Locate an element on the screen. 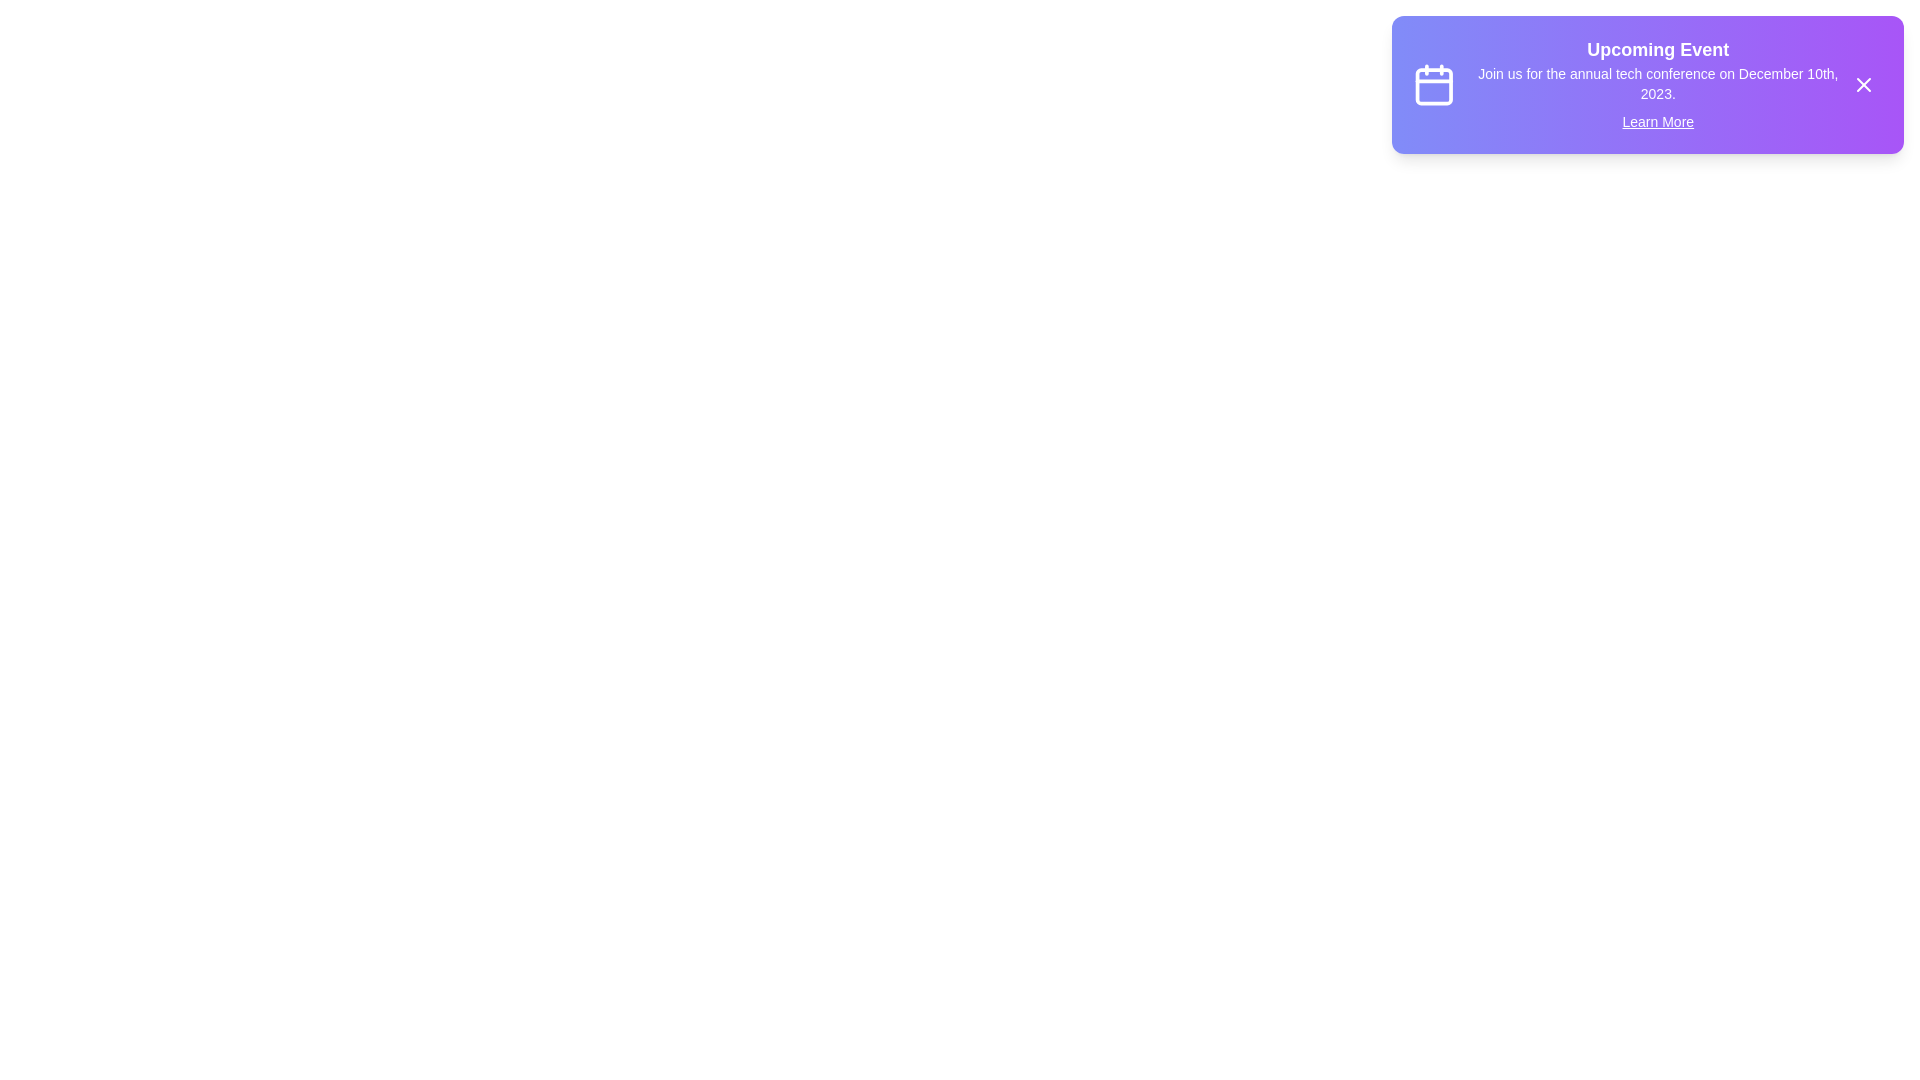  the 'Learn More' link in the notification snackbar is located at coordinates (1657, 122).